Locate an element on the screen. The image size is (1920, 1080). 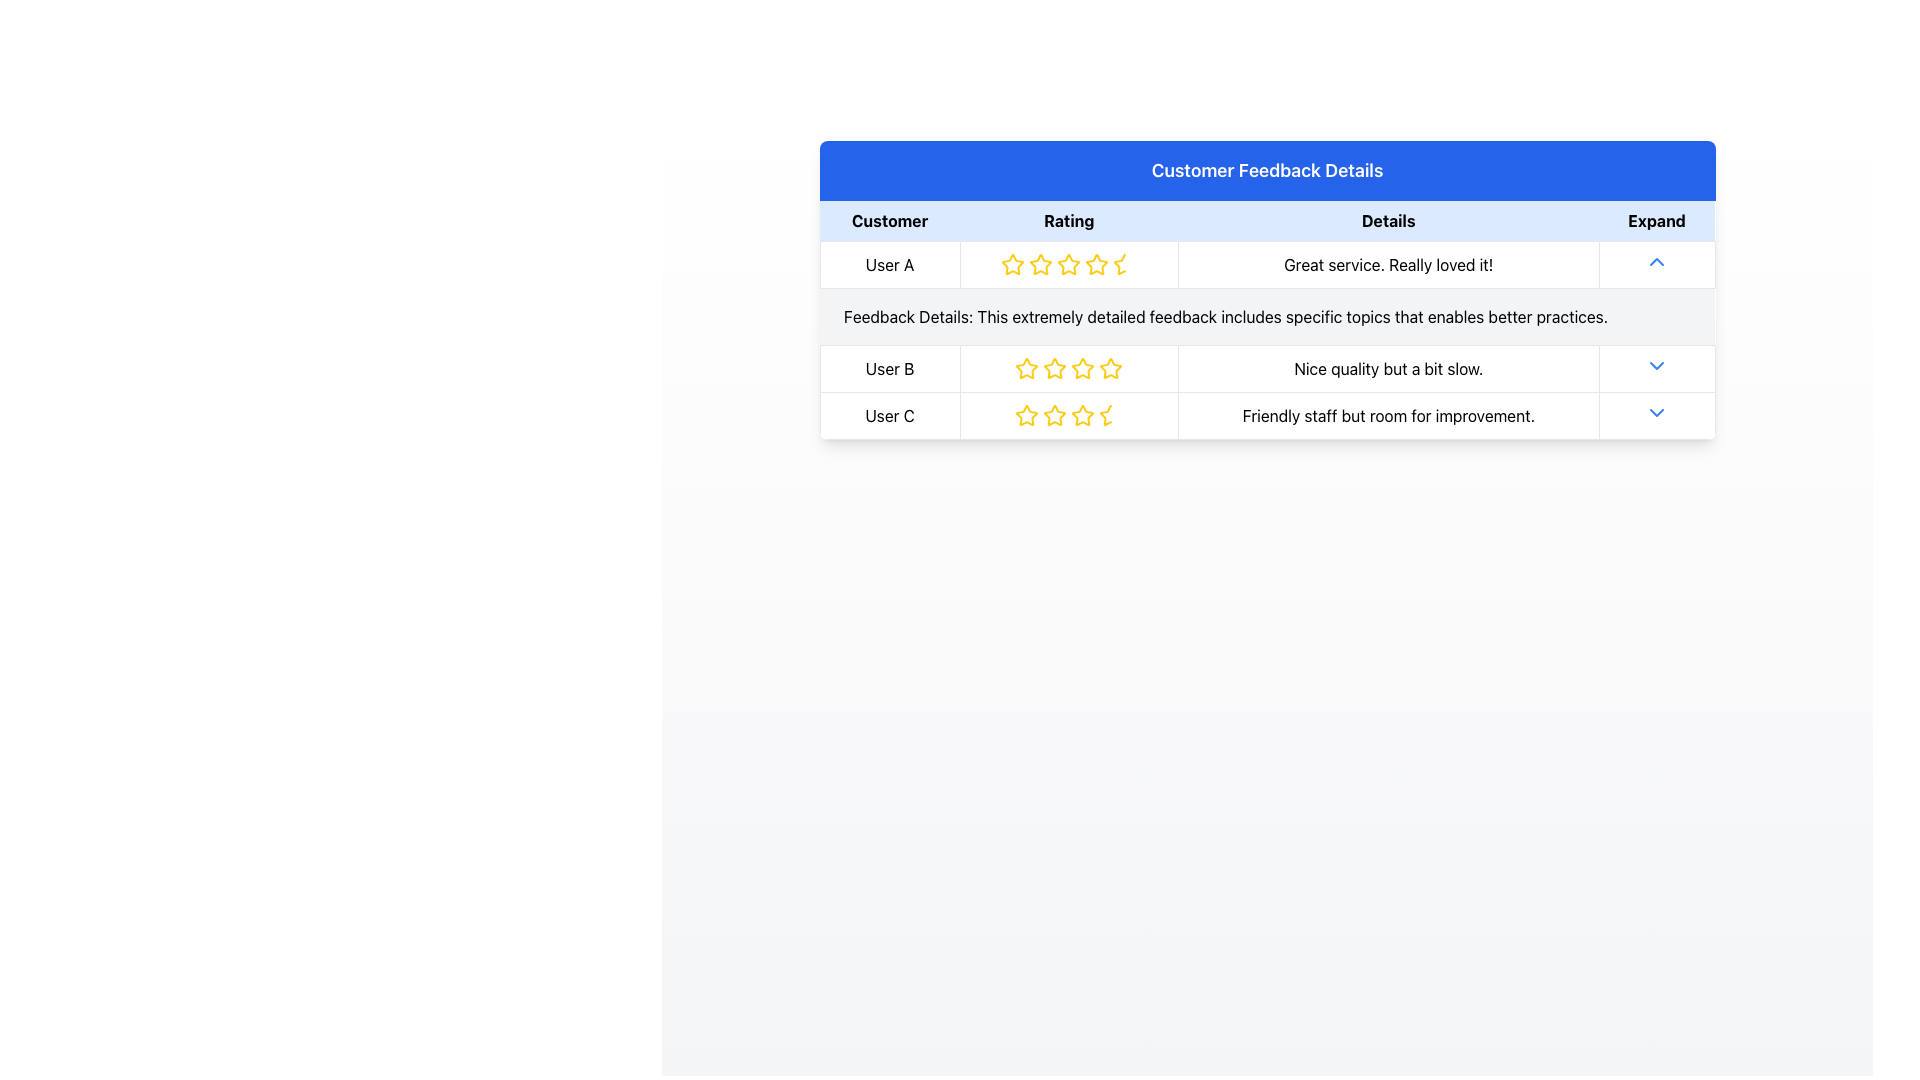
the toggle button located at the bottom-right corner of the table under the 'Expand' column for 'User C' to observe visual feedback is located at coordinates (1657, 411).